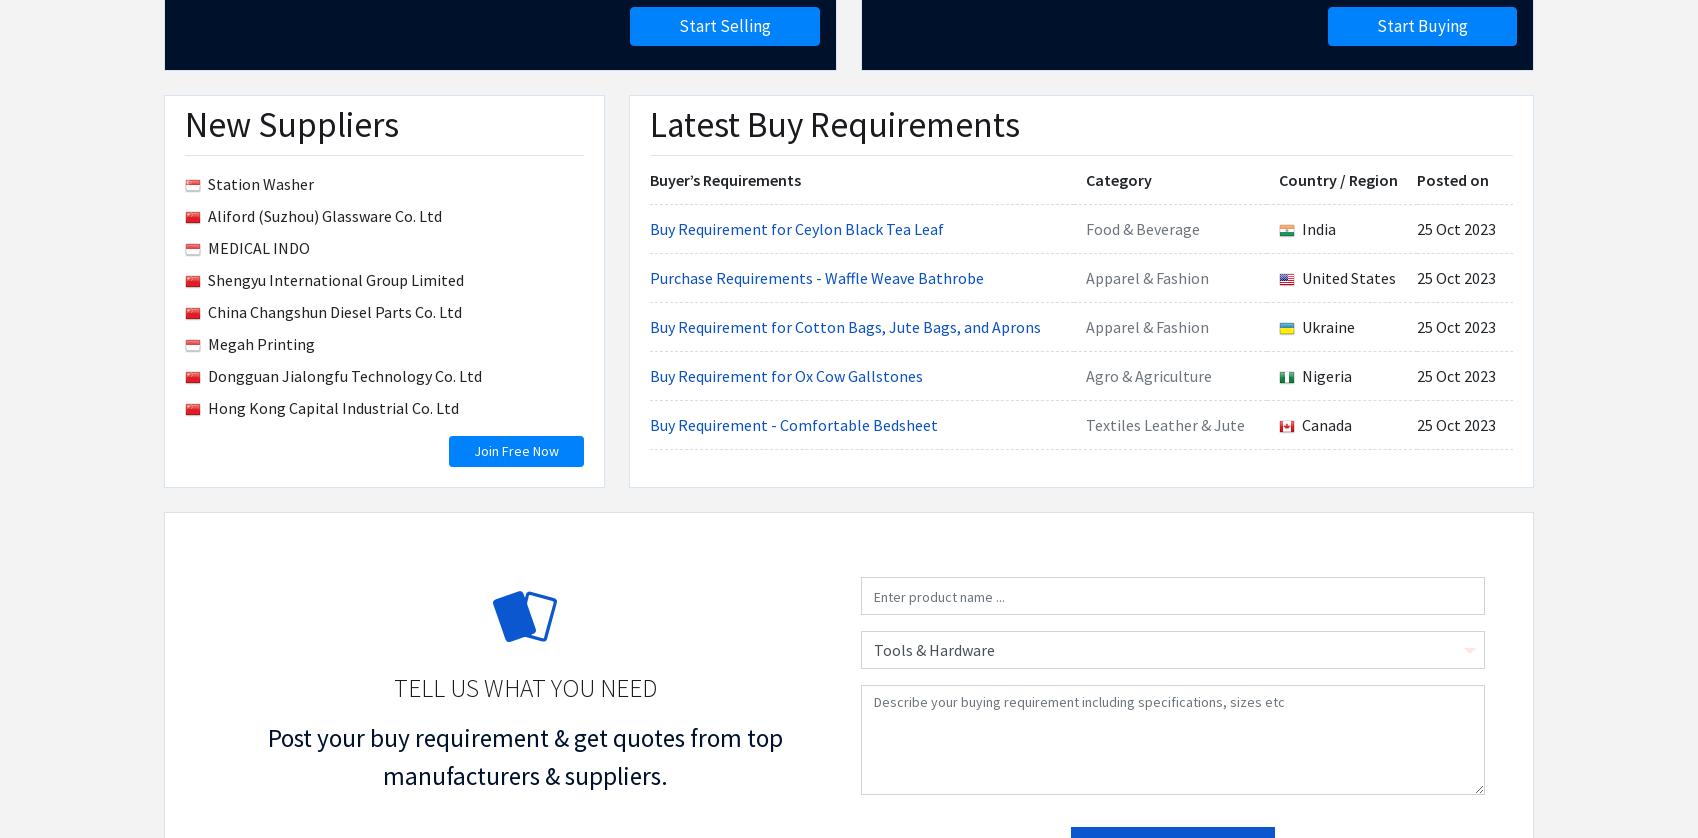 This screenshot has width=1698, height=838. What do you see at coordinates (846, 310) in the screenshot?
I see `'United States'` at bounding box center [846, 310].